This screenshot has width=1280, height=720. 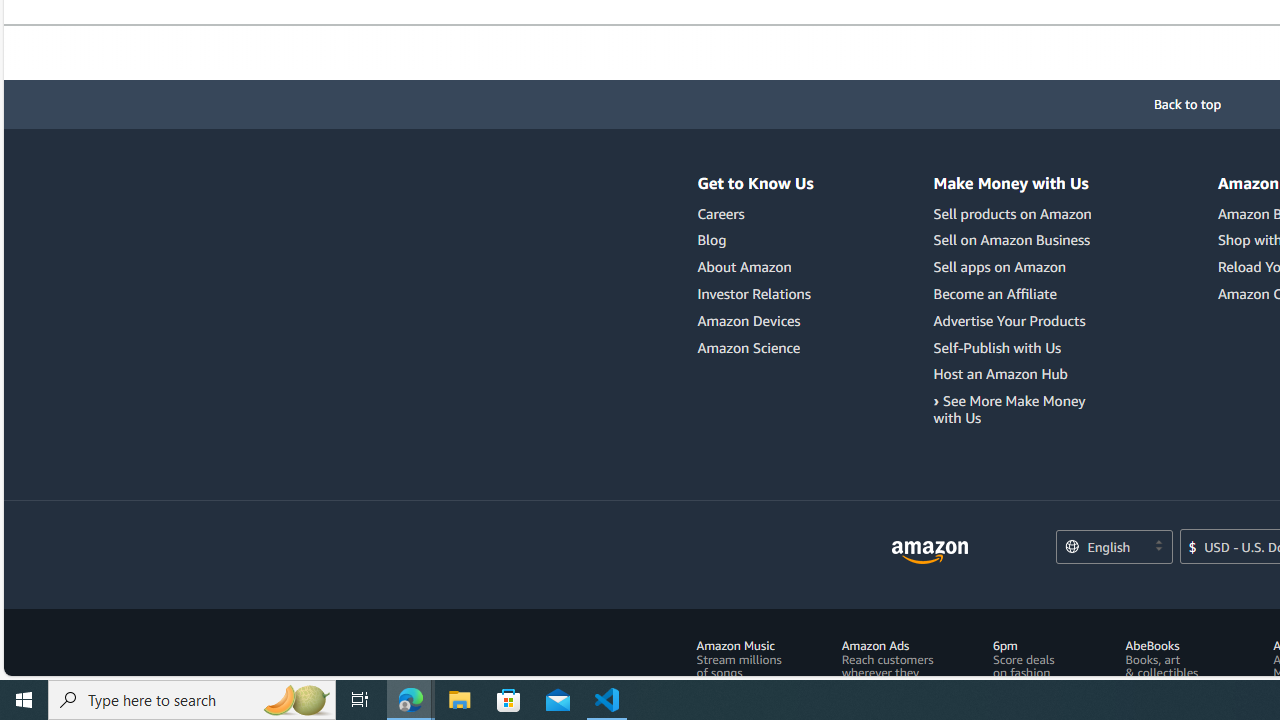 I want to click on 'Investor Relations', so click(x=754, y=294).